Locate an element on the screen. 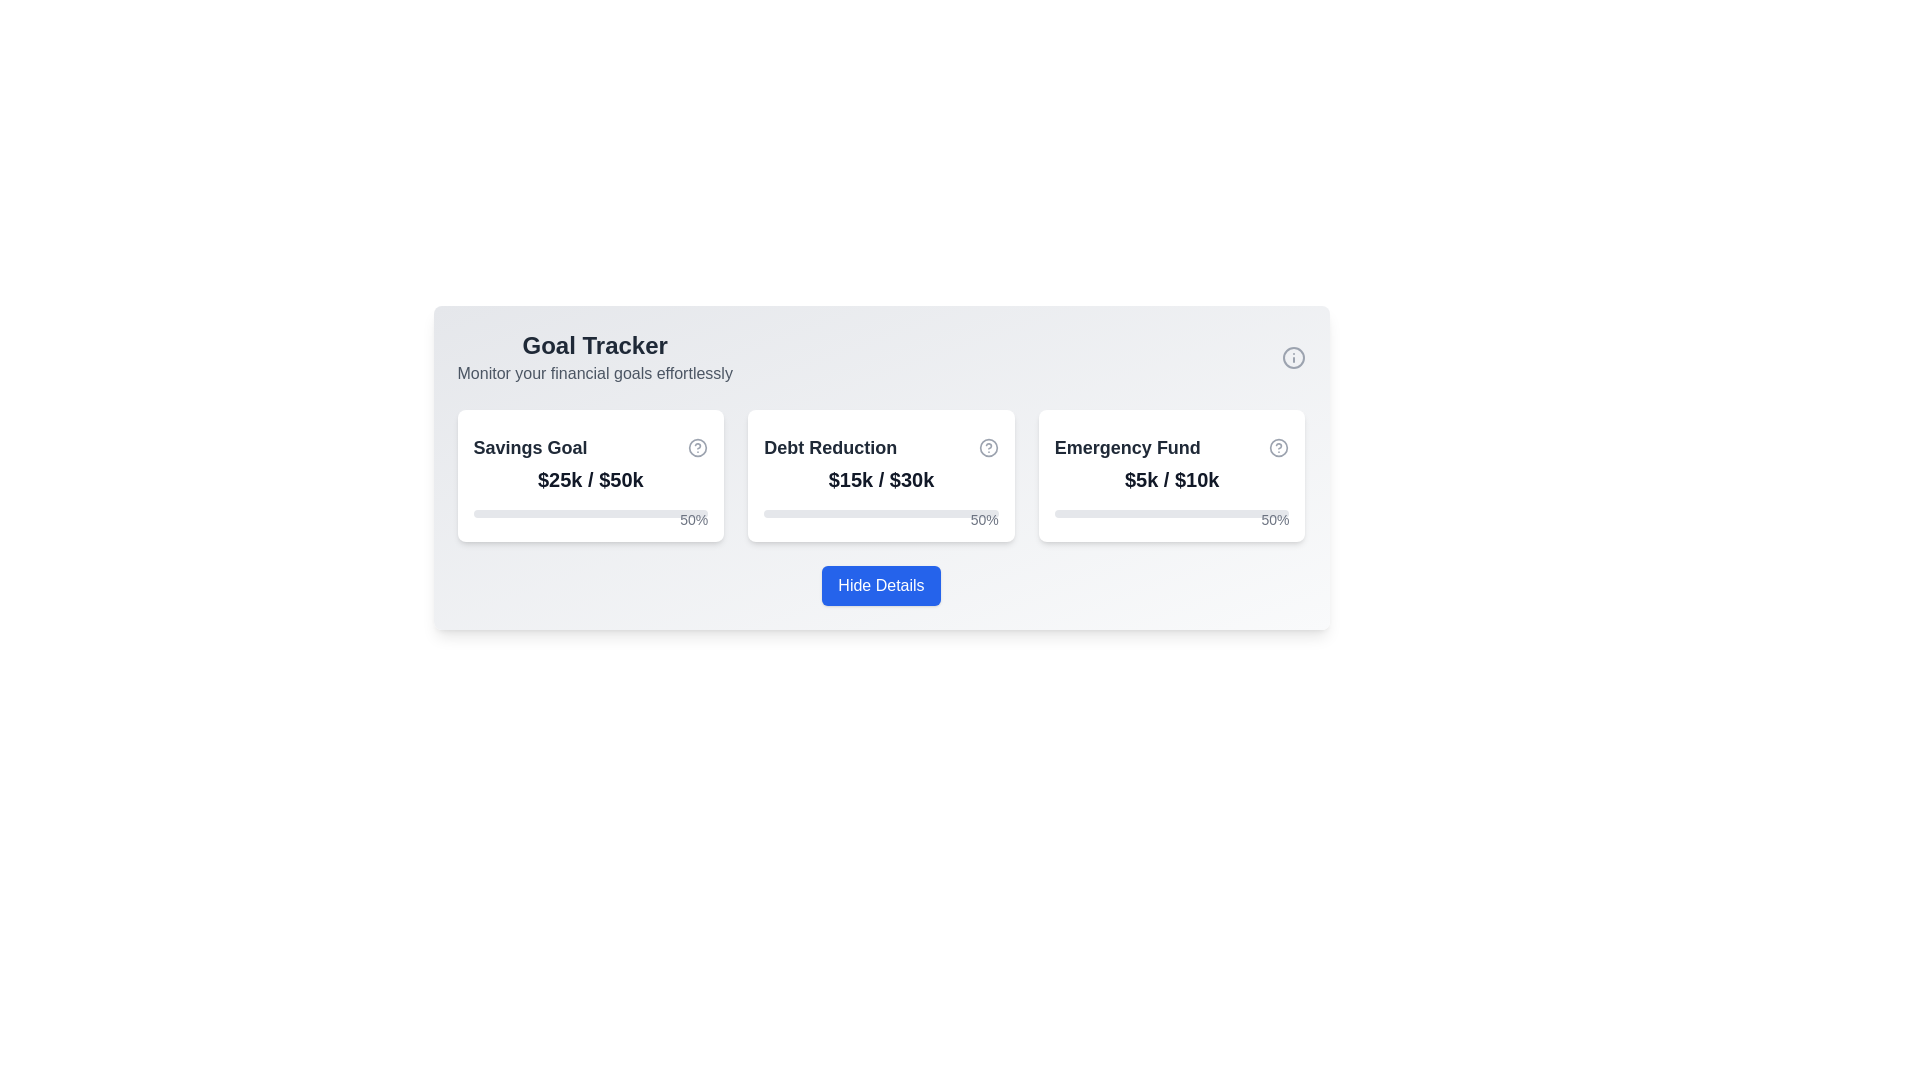  the progress bar representing 50% completion for the 'Emergency Fund' goal in the 'Goal Tracker' interface is located at coordinates (1112, 512).